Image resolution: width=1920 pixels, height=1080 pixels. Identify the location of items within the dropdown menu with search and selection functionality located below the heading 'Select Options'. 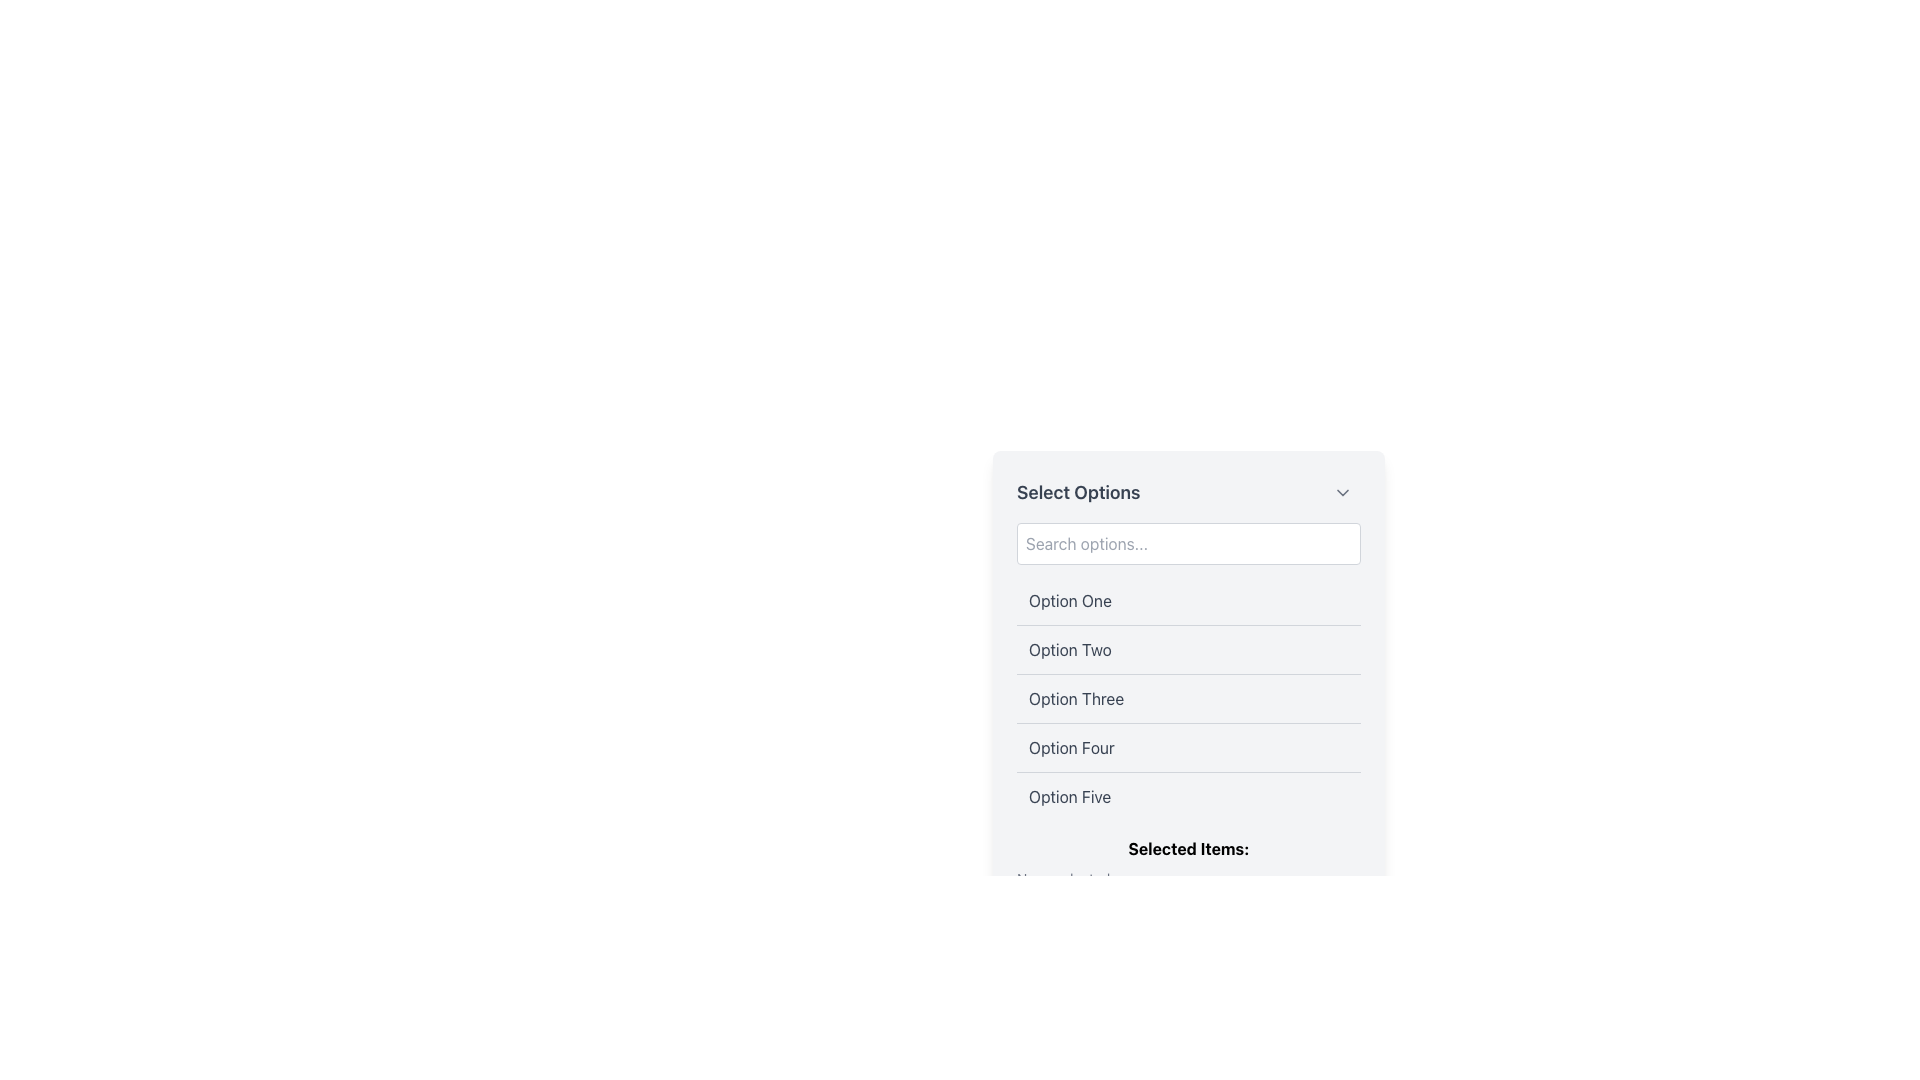
(1189, 698).